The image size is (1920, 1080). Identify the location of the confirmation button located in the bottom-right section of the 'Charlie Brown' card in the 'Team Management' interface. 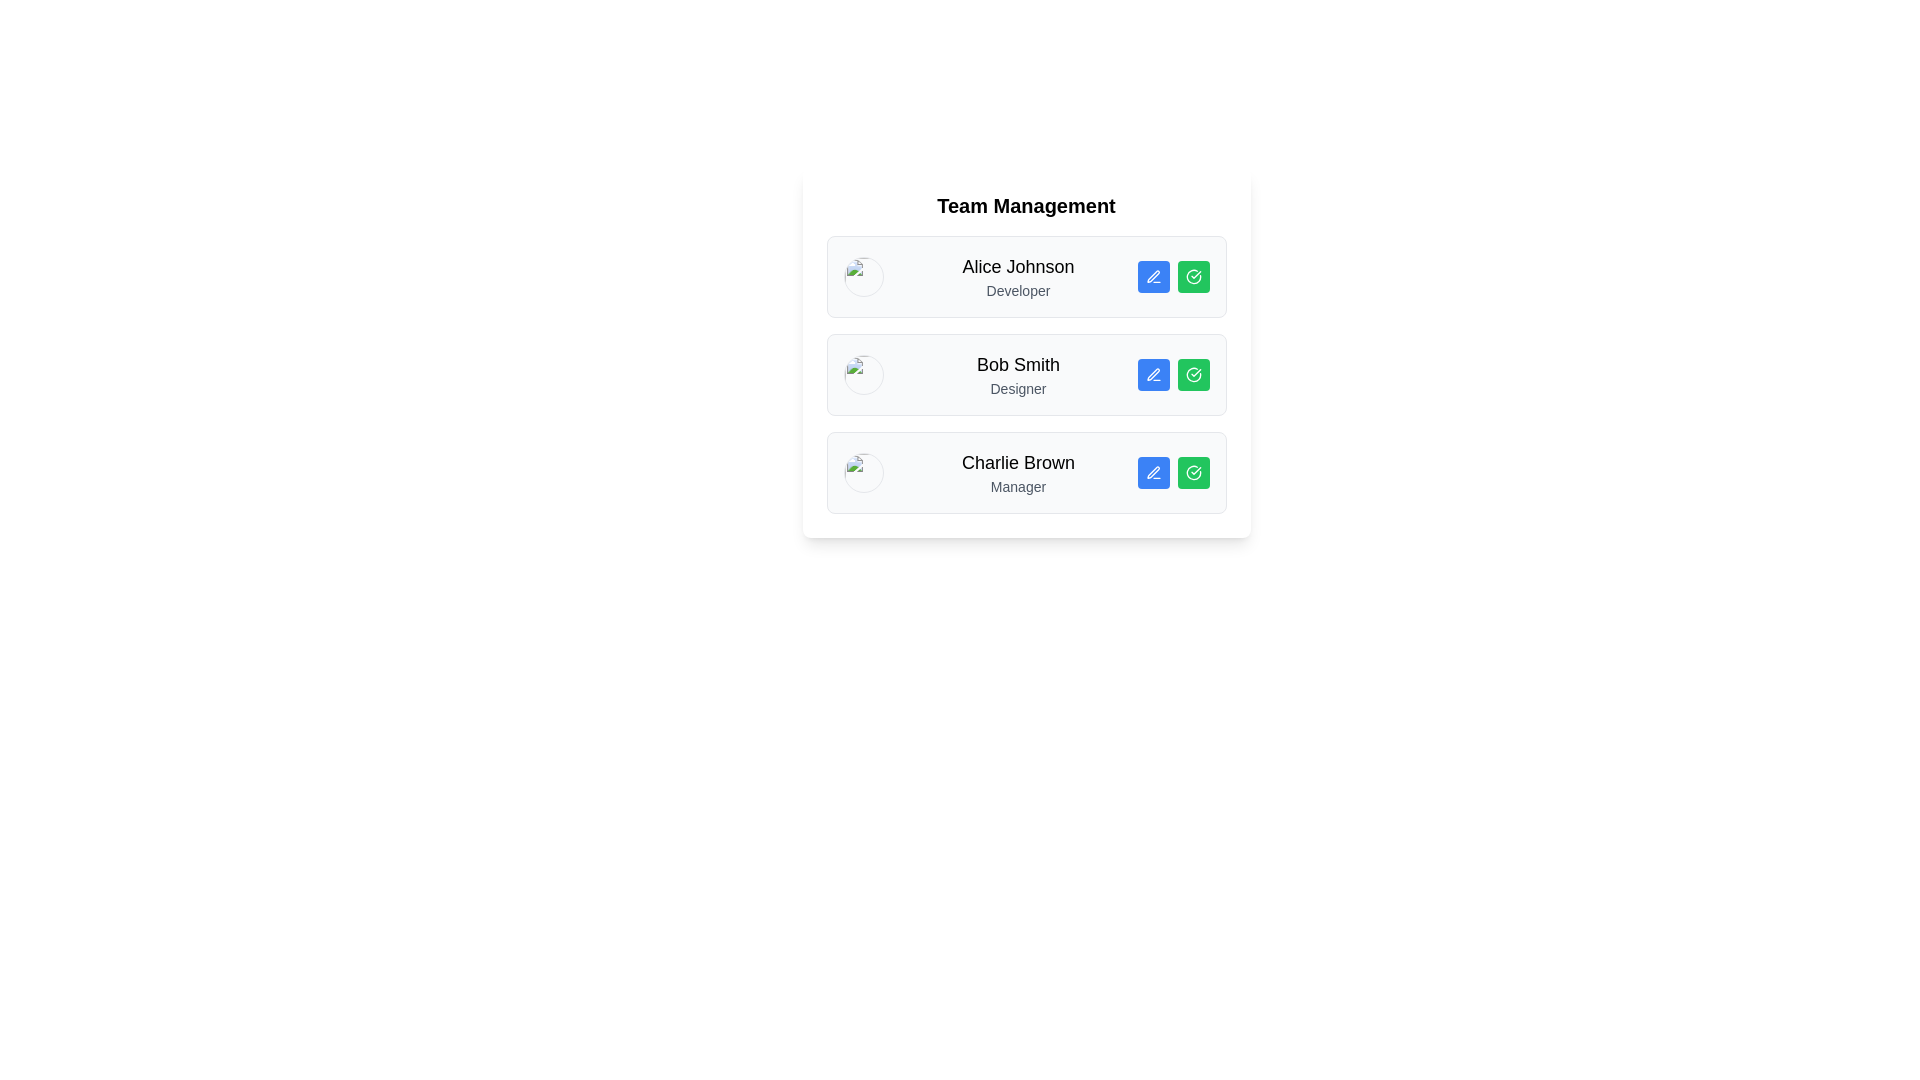
(1193, 473).